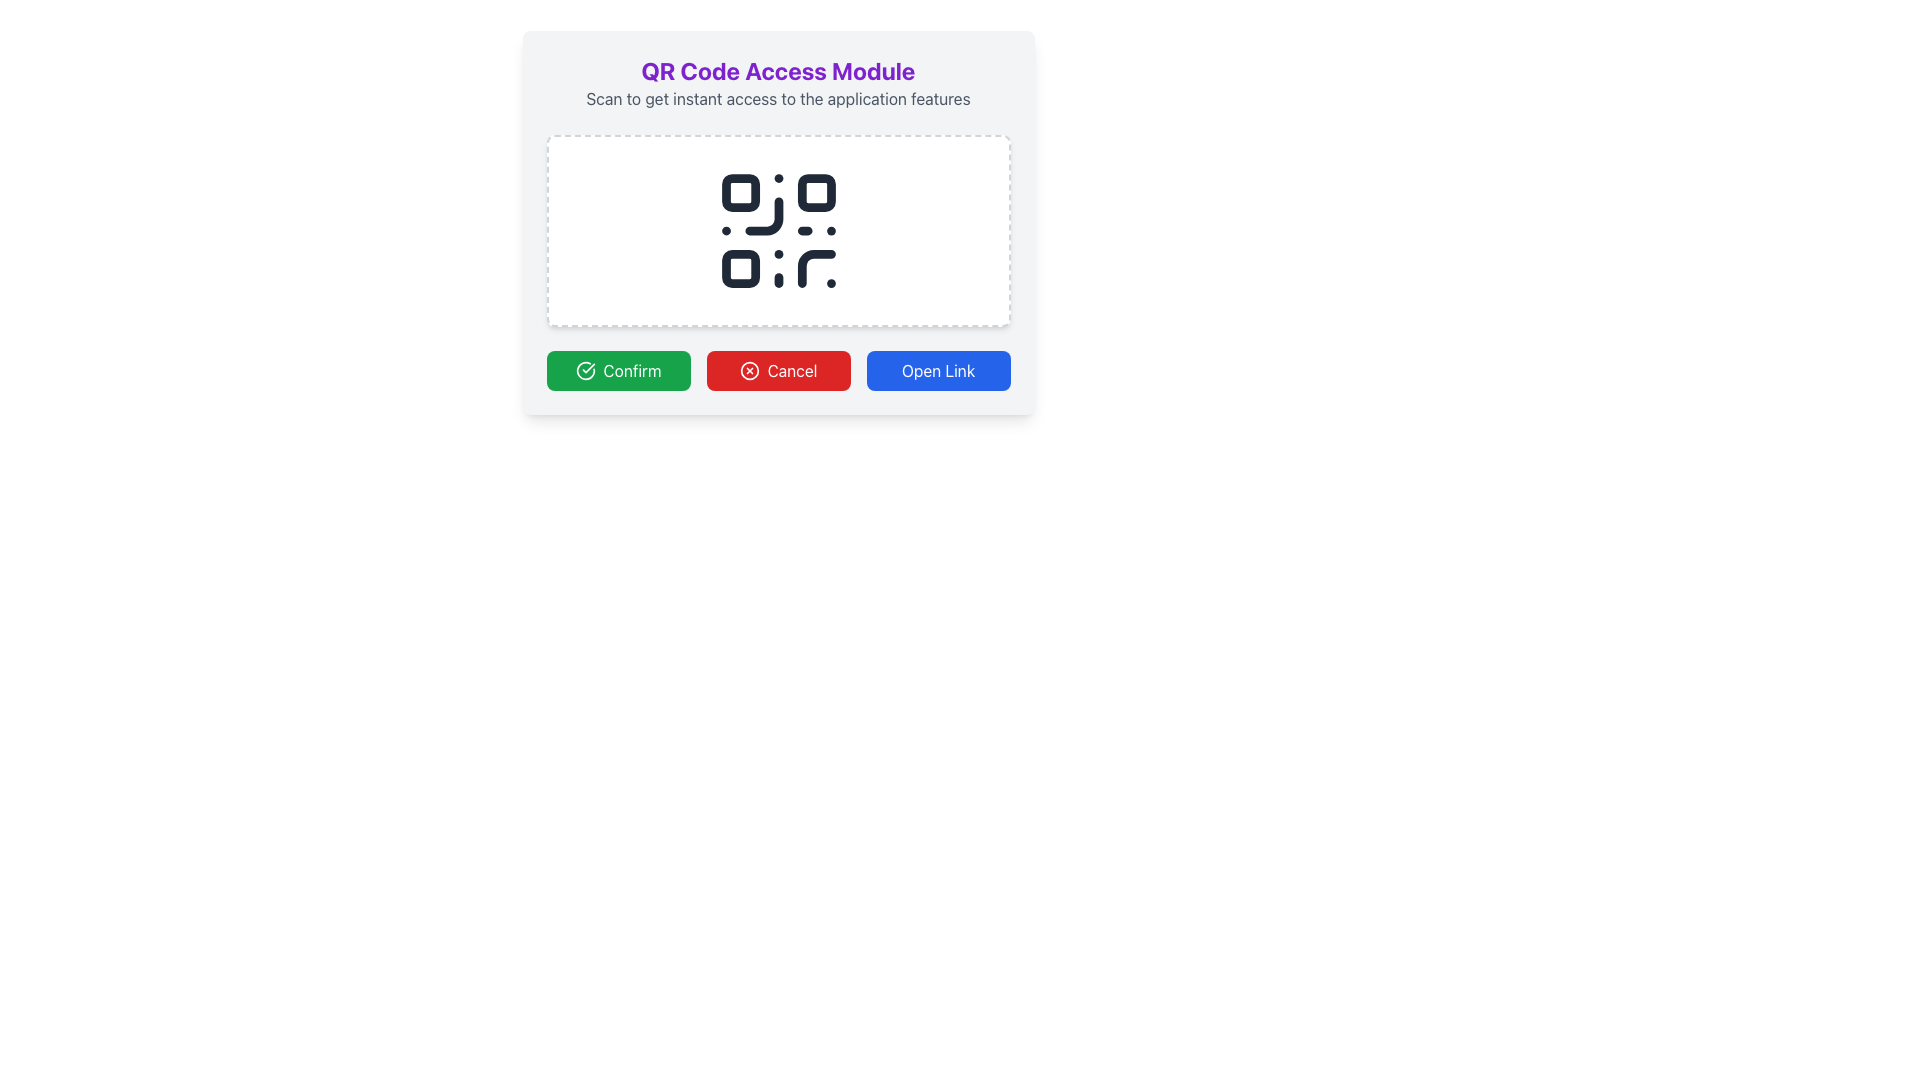 The height and width of the screenshot is (1080, 1920). I want to click on the QR code displayed in the graphical box located within the 'QR Code Access Module' for scanning purposes, so click(777, 230).